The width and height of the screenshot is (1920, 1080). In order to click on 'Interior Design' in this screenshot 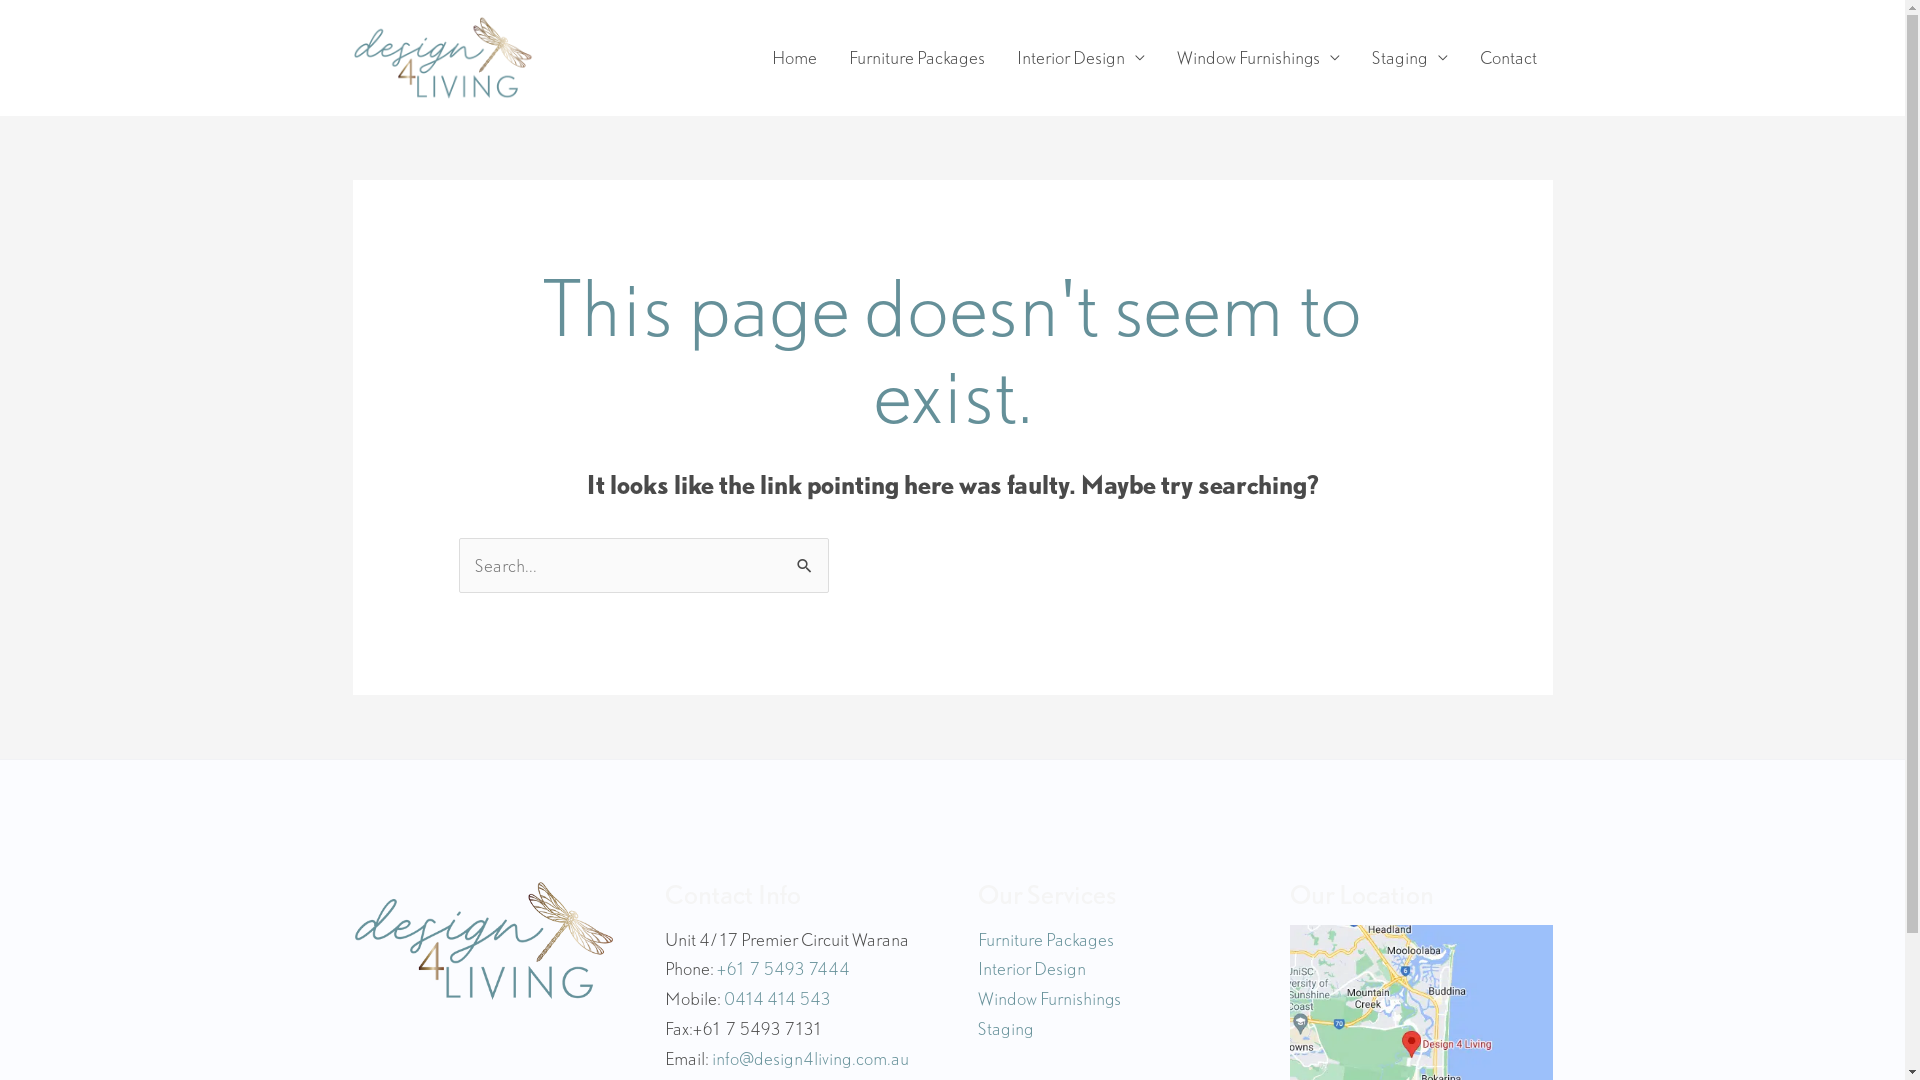, I will do `click(1079, 56)`.